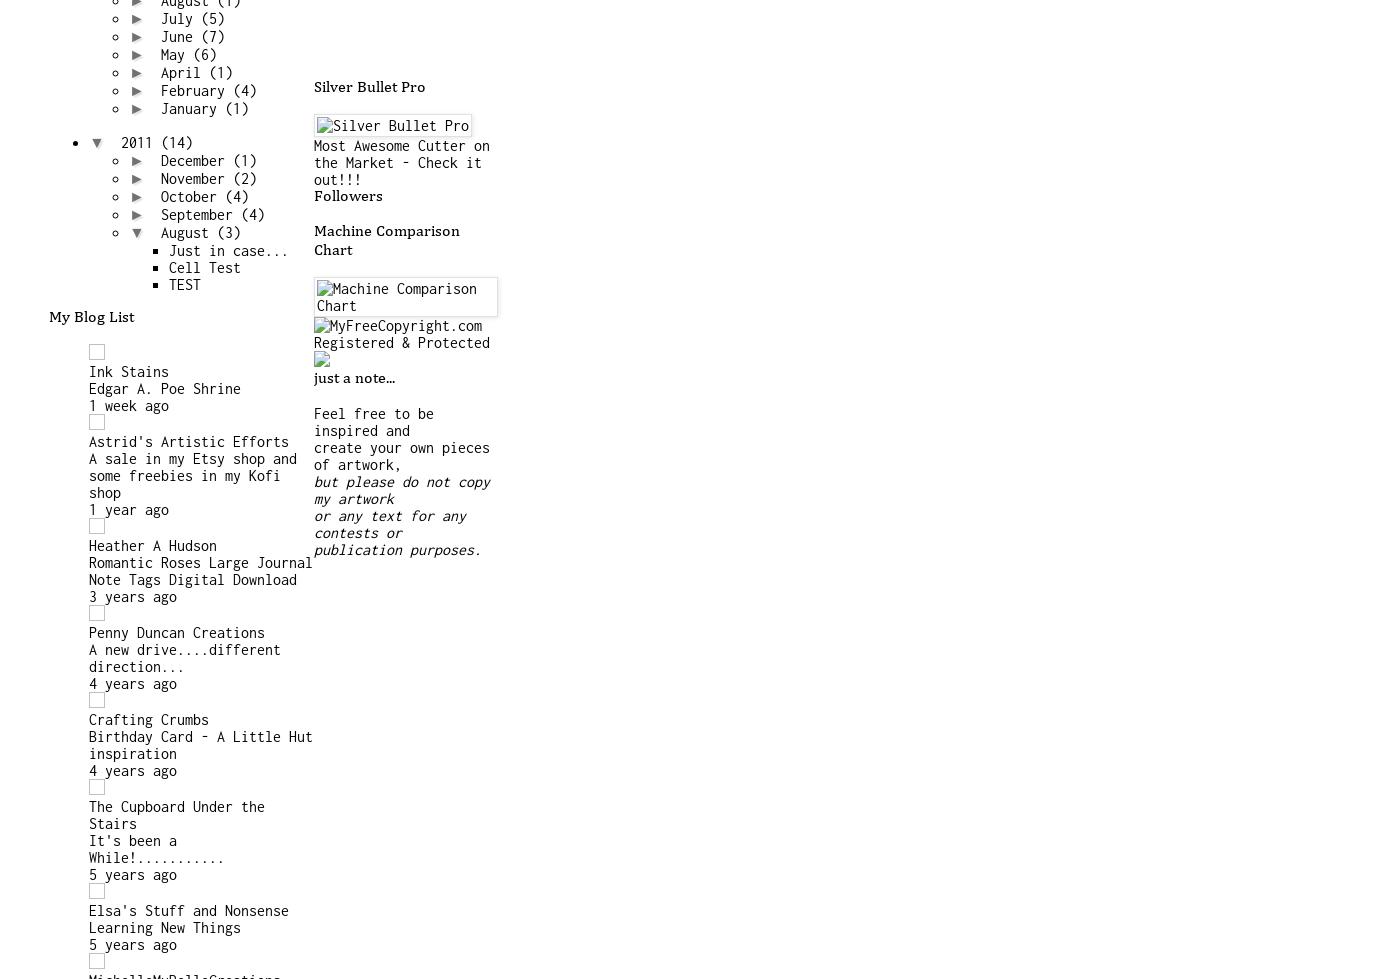 The image size is (1388, 979). What do you see at coordinates (179, 18) in the screenshot?
I see `'July'` at bounding box center [179, 18].